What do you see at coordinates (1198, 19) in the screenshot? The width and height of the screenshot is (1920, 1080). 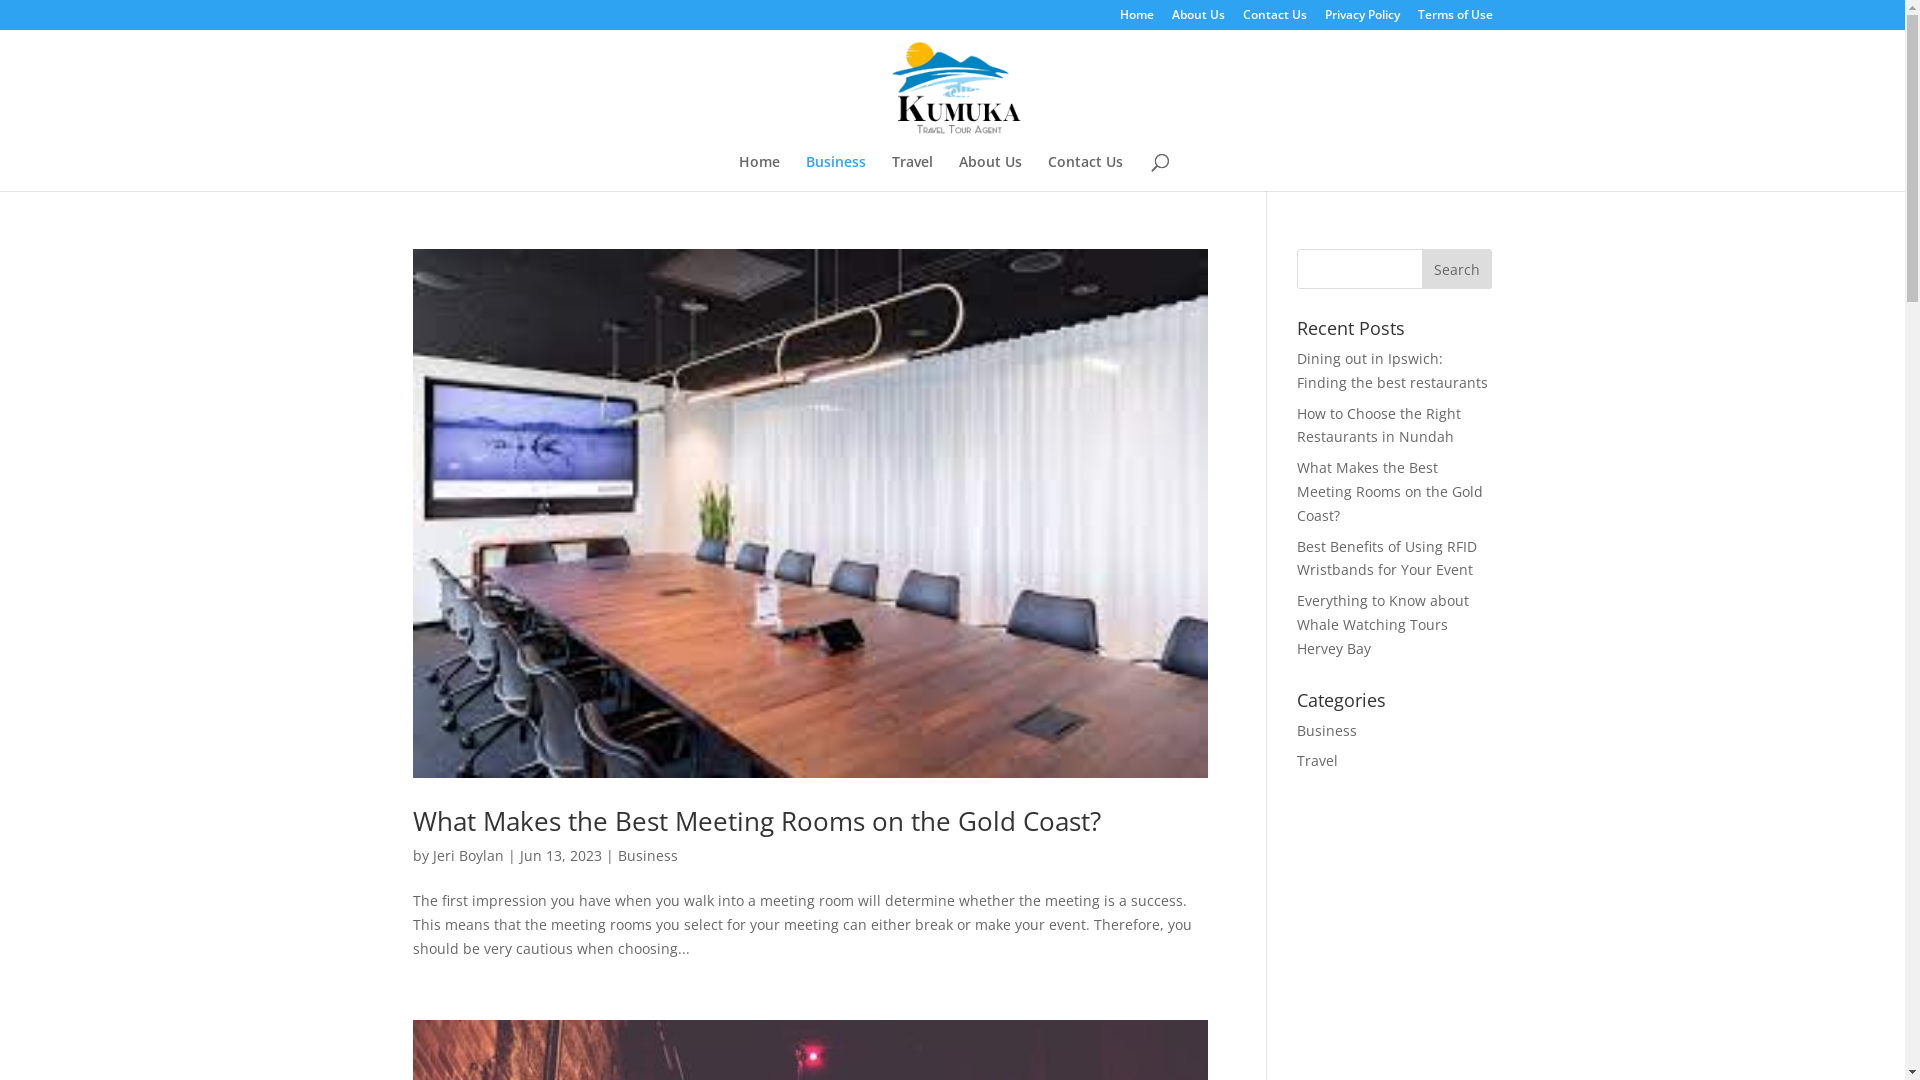 I see `'About Us'` at bounding box center [1198, 19].